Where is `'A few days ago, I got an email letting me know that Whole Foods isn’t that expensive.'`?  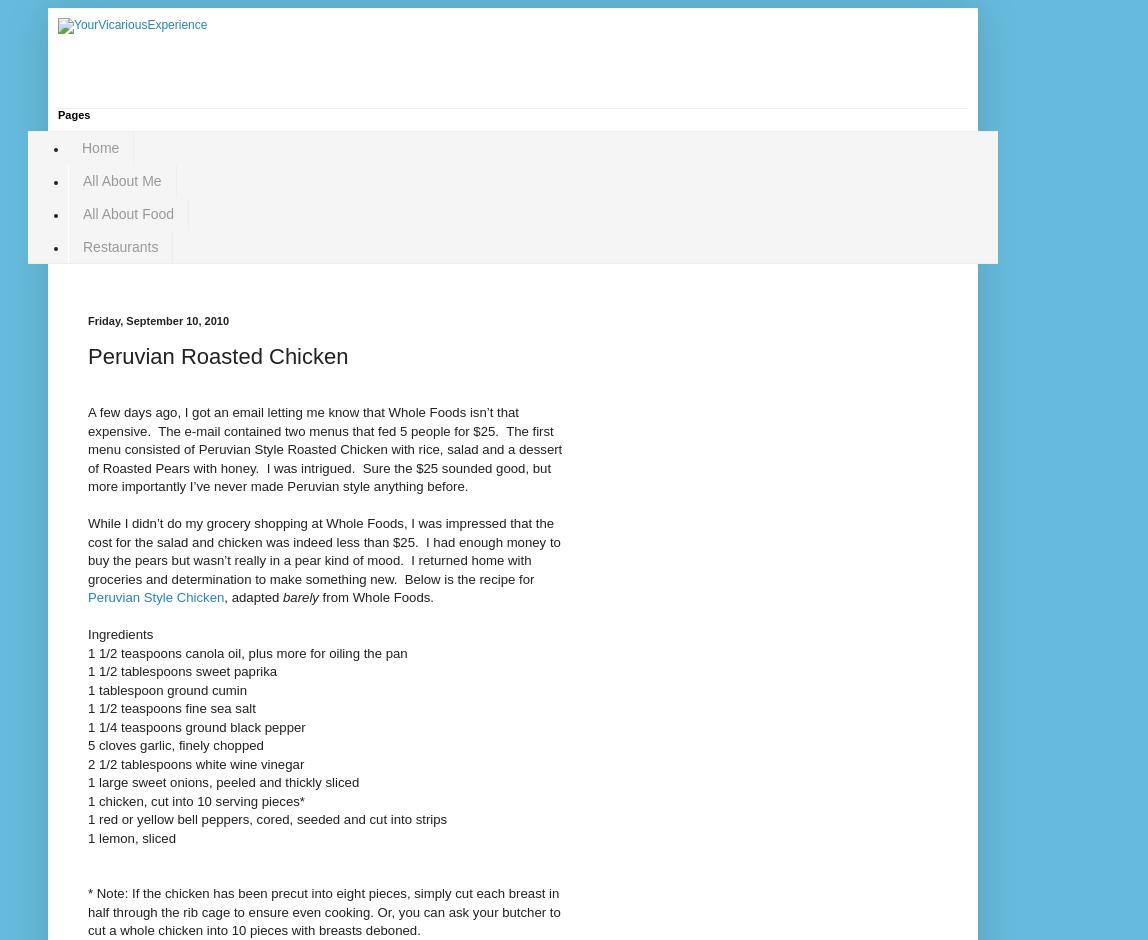 'A few days ago, I got an email letting me know that Whole Foods isn’t that expensive.' is located at coordinates (88, 421).